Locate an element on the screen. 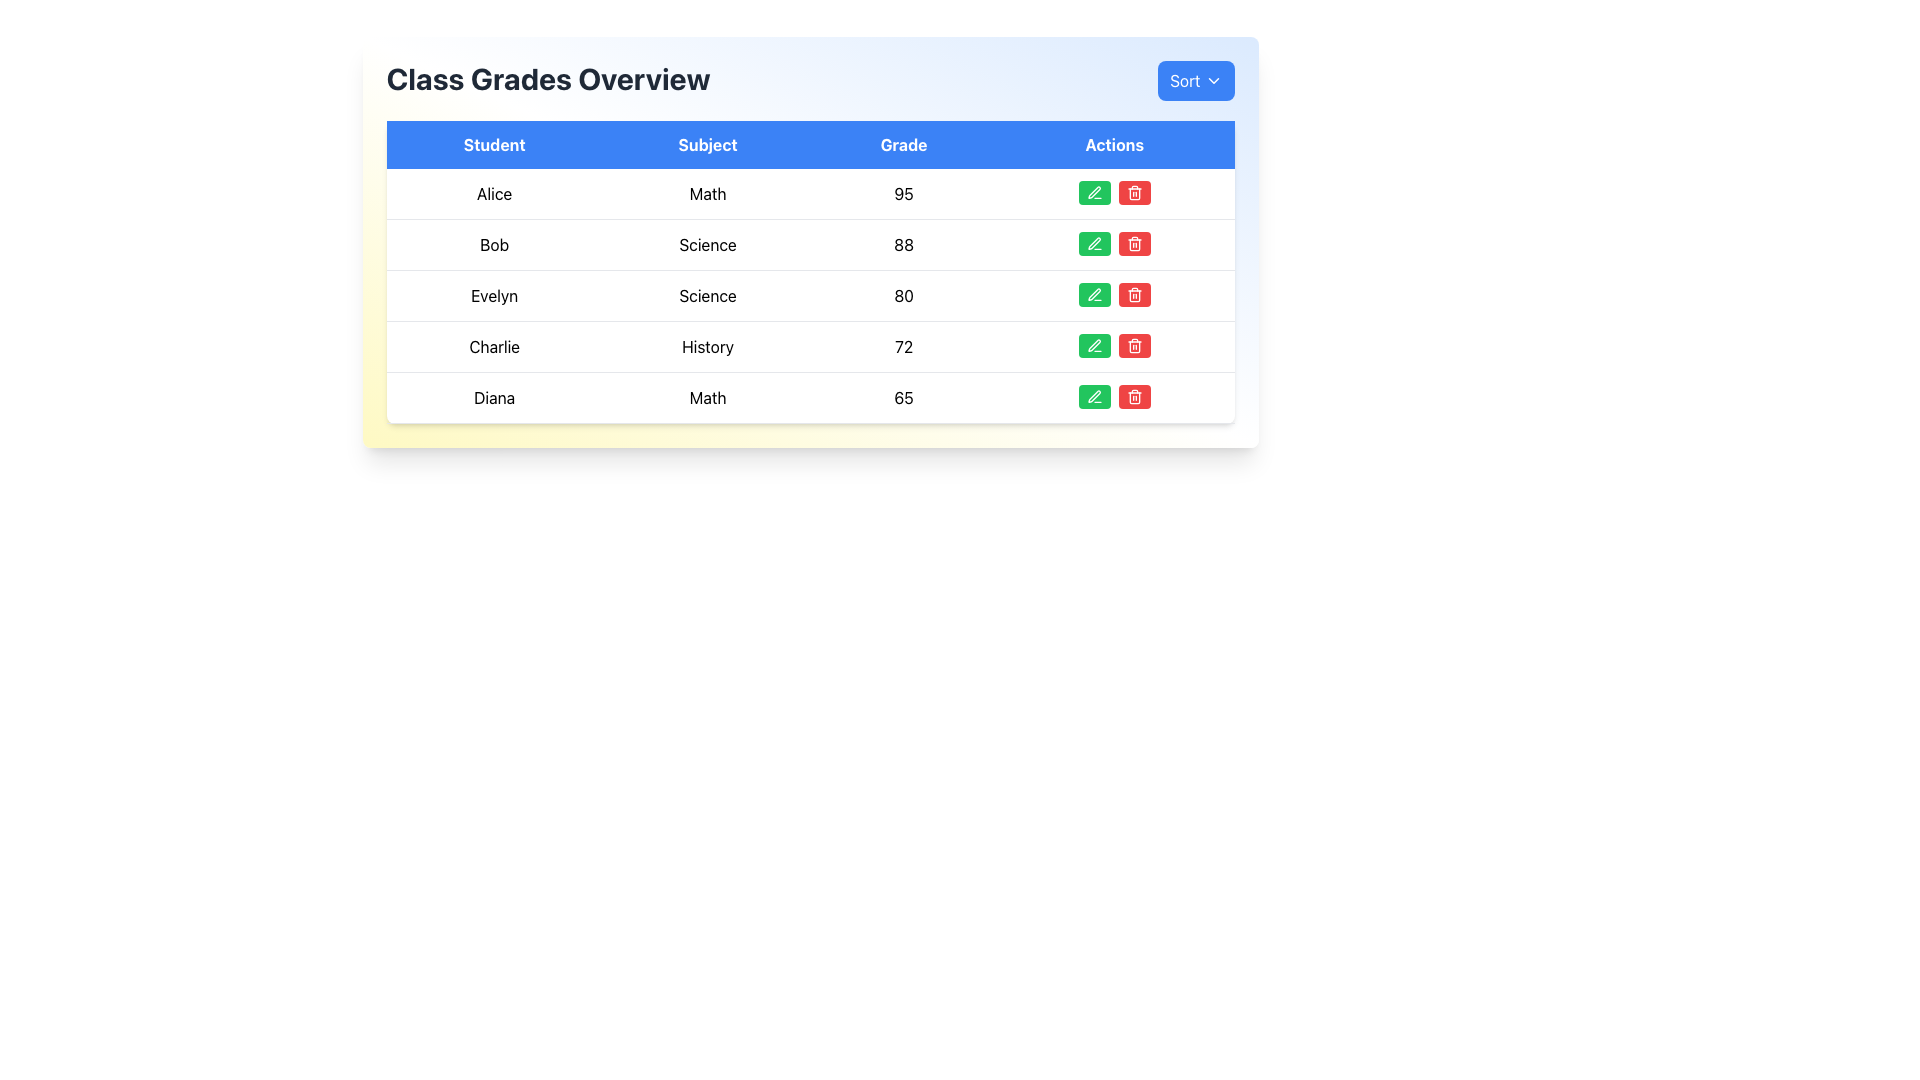  the text label displaying 'Math' in the fifth row of the table under the 'Subject' column is located at coordinates (708, 397).